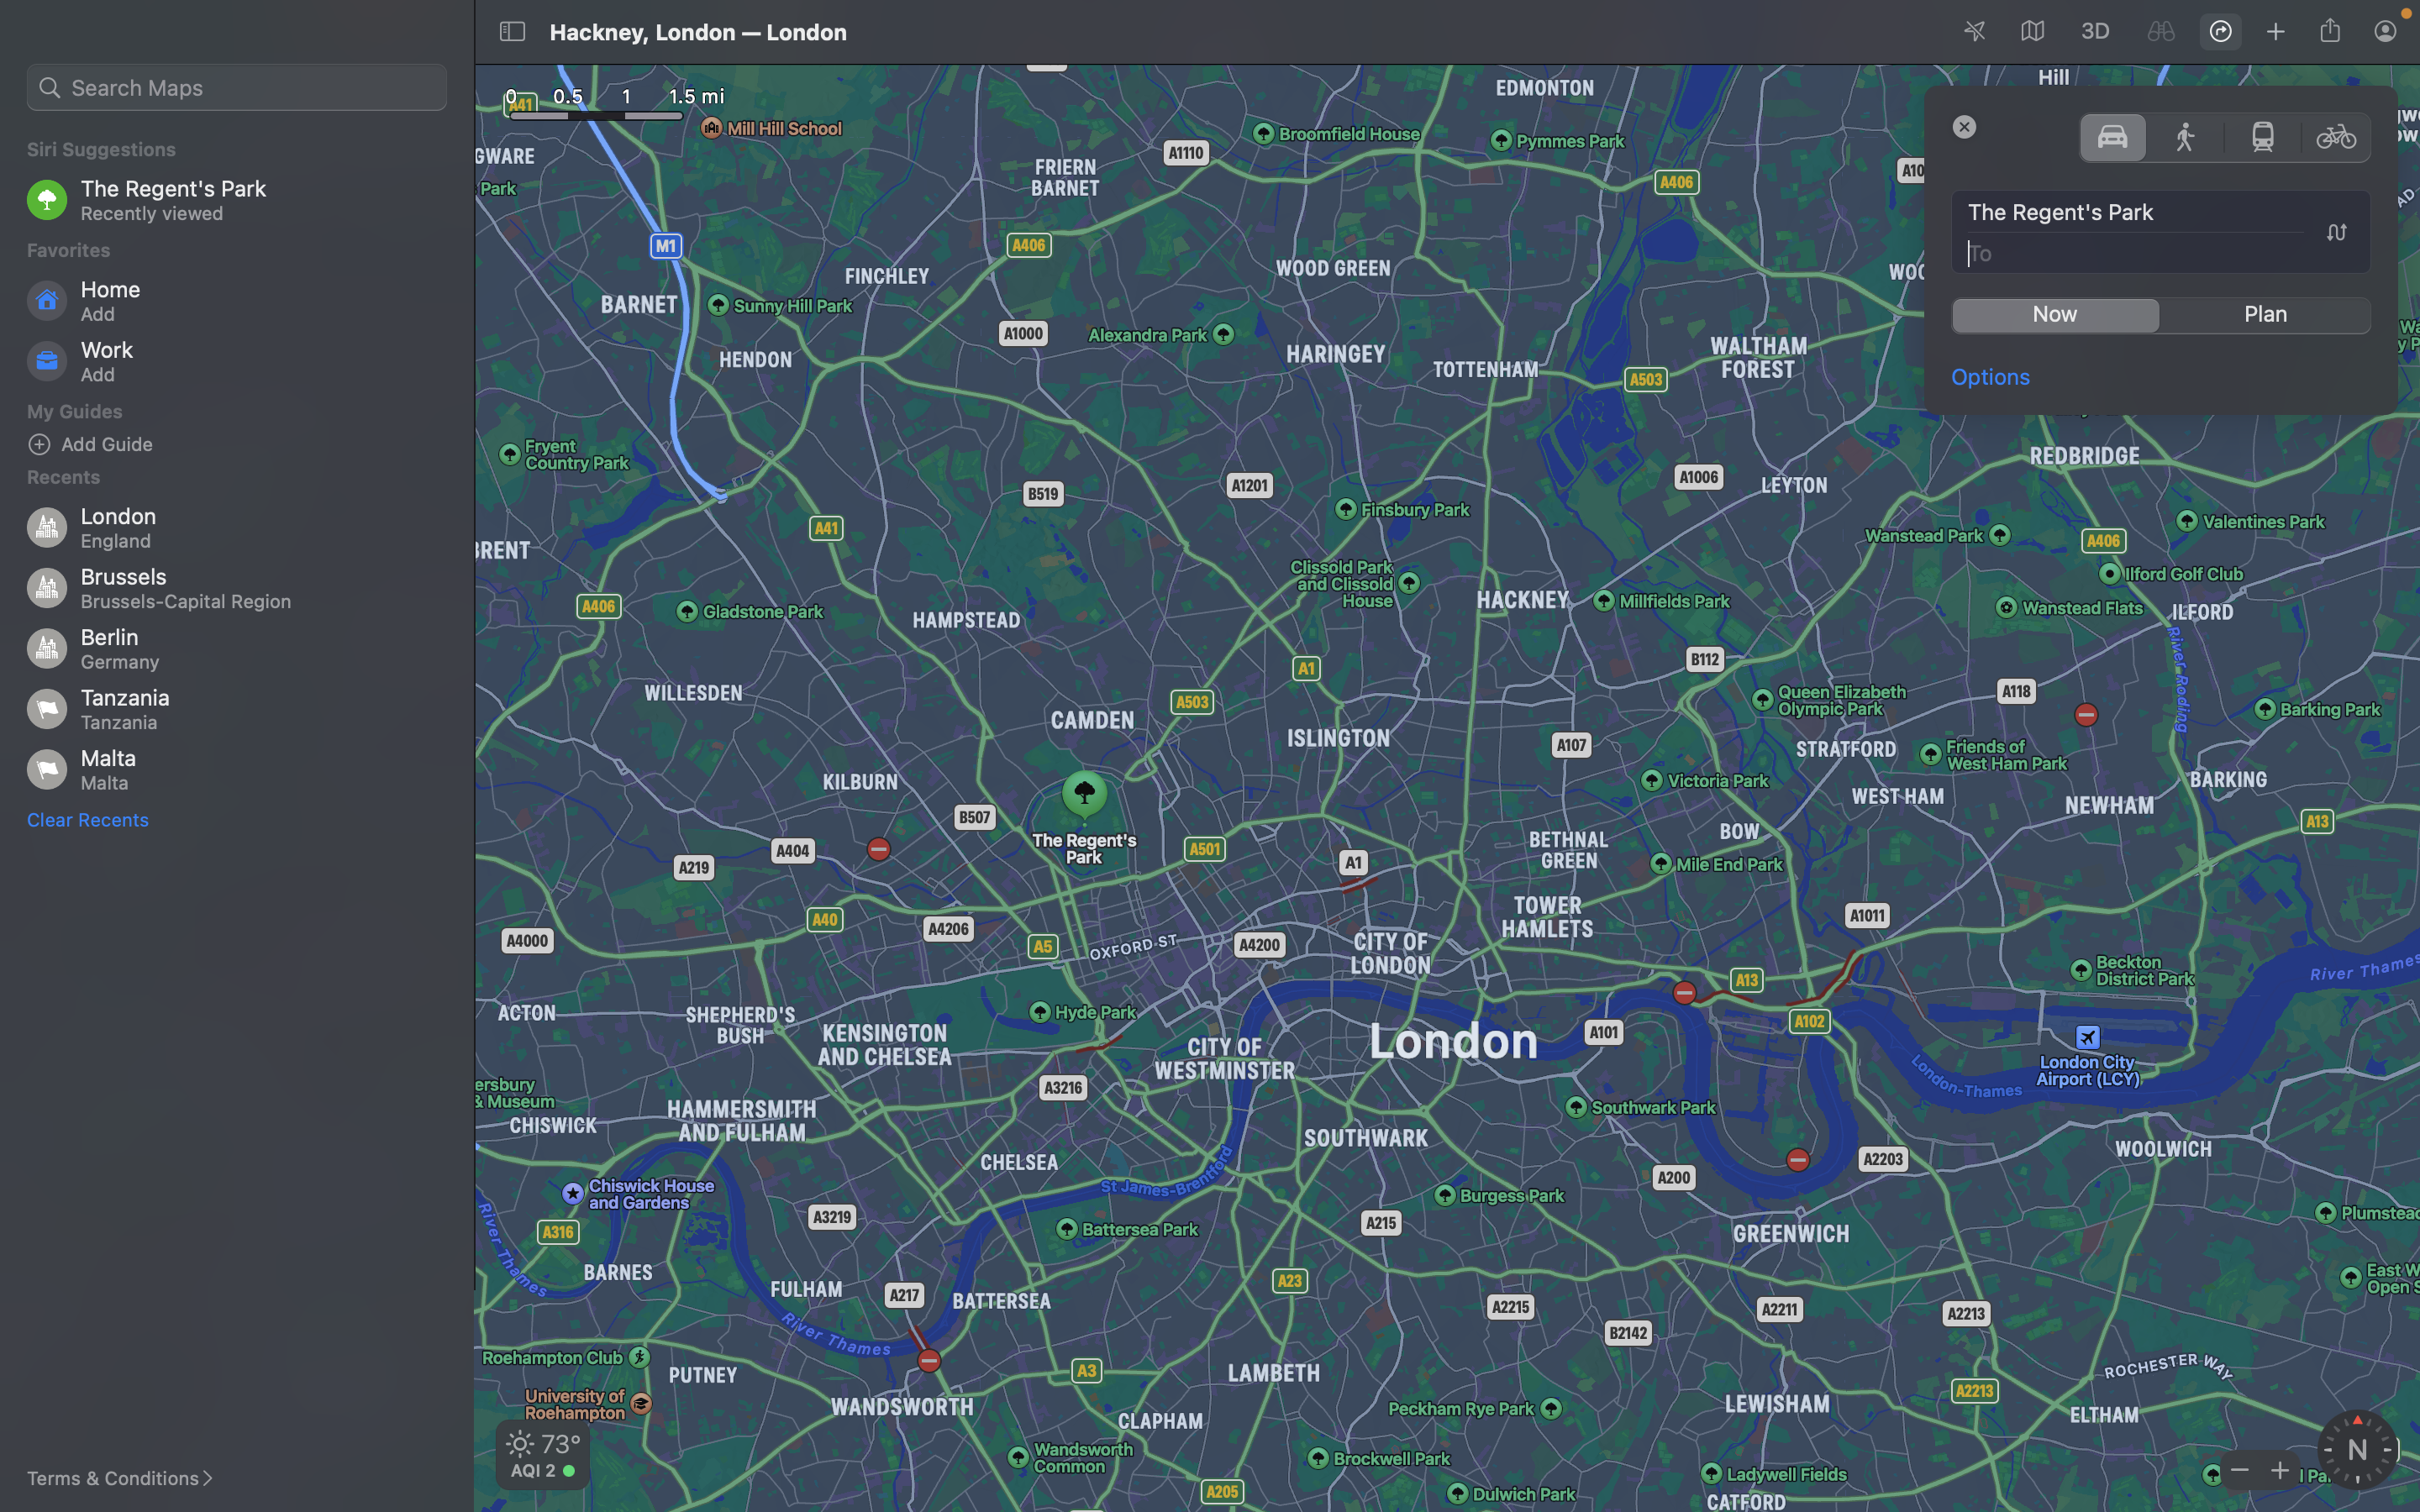 Image resolution: width=2420 pixels, height=1512 pixels. What do you see at coordinates (2262, 135) in the screenshot?
I see `your travel preference to public transit` at bounding box center [2262, 135].